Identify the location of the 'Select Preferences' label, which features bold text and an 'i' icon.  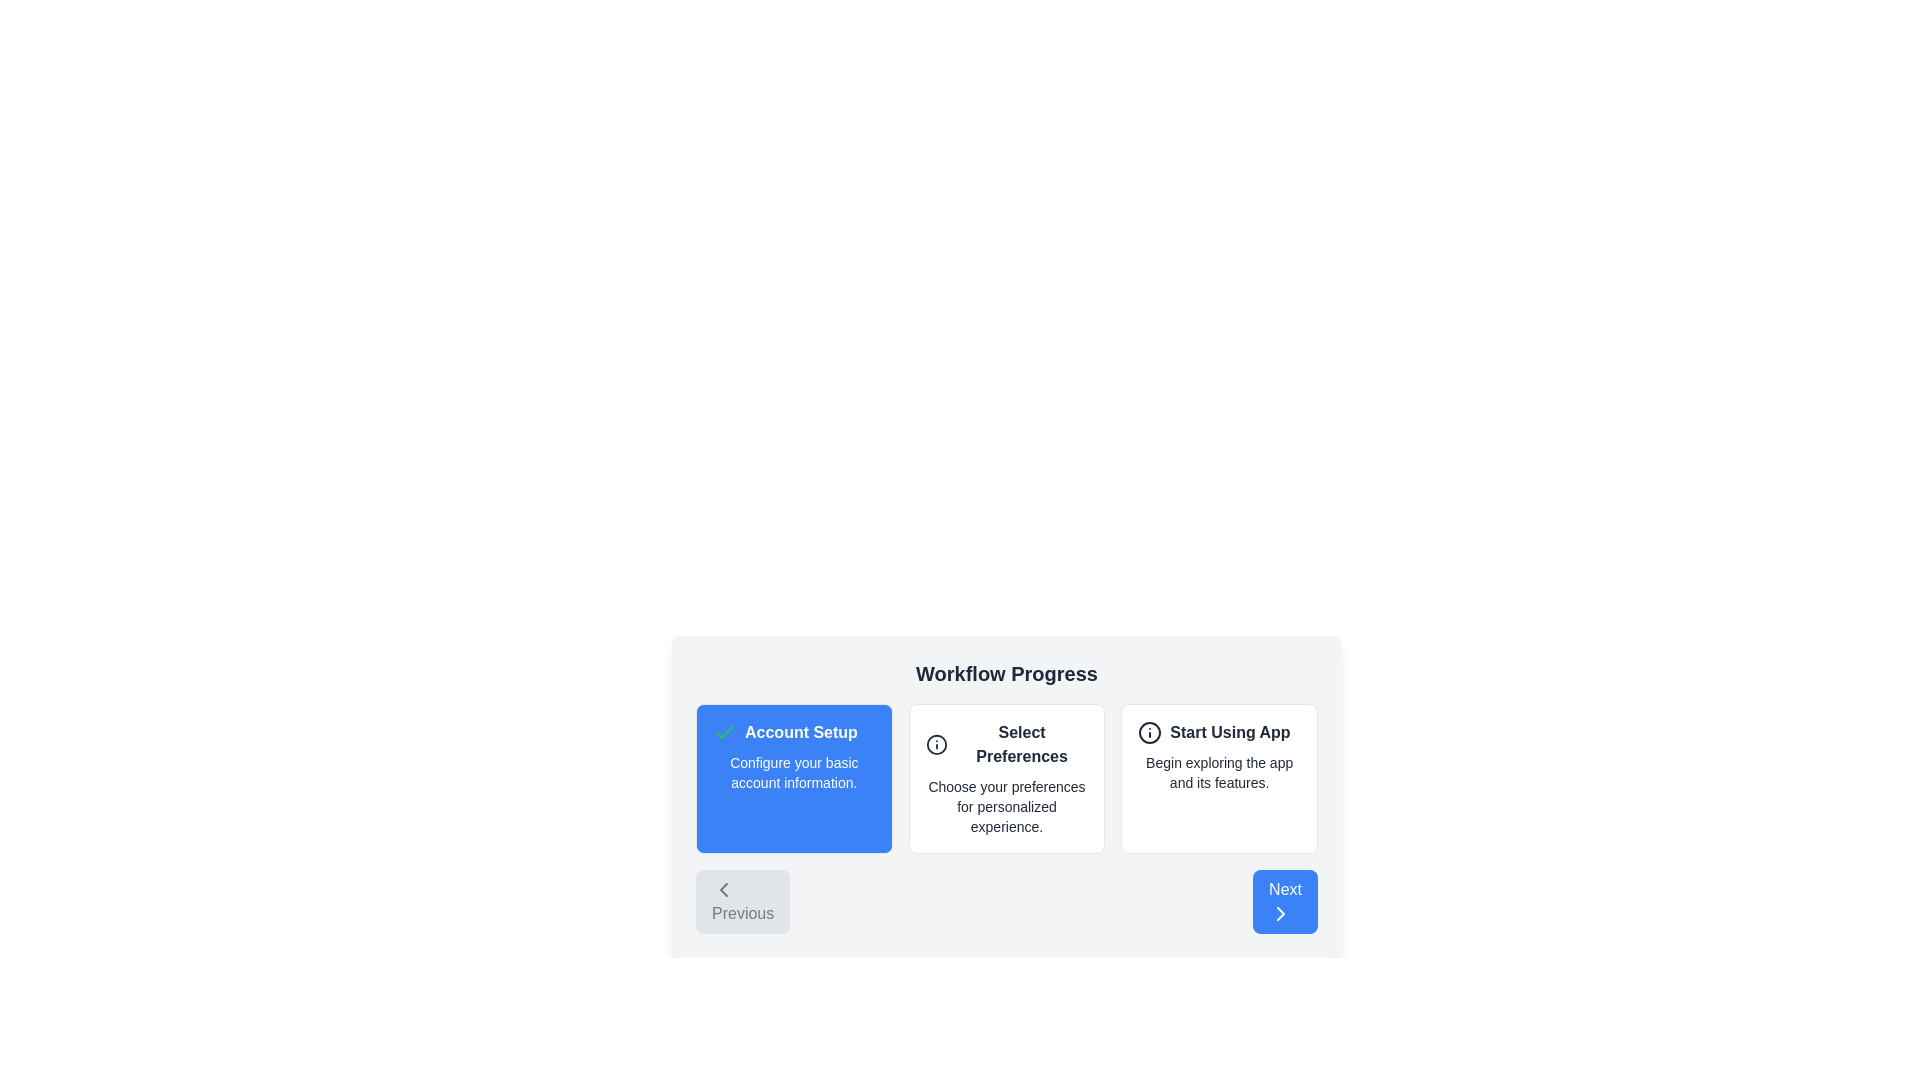
(1007, 744).